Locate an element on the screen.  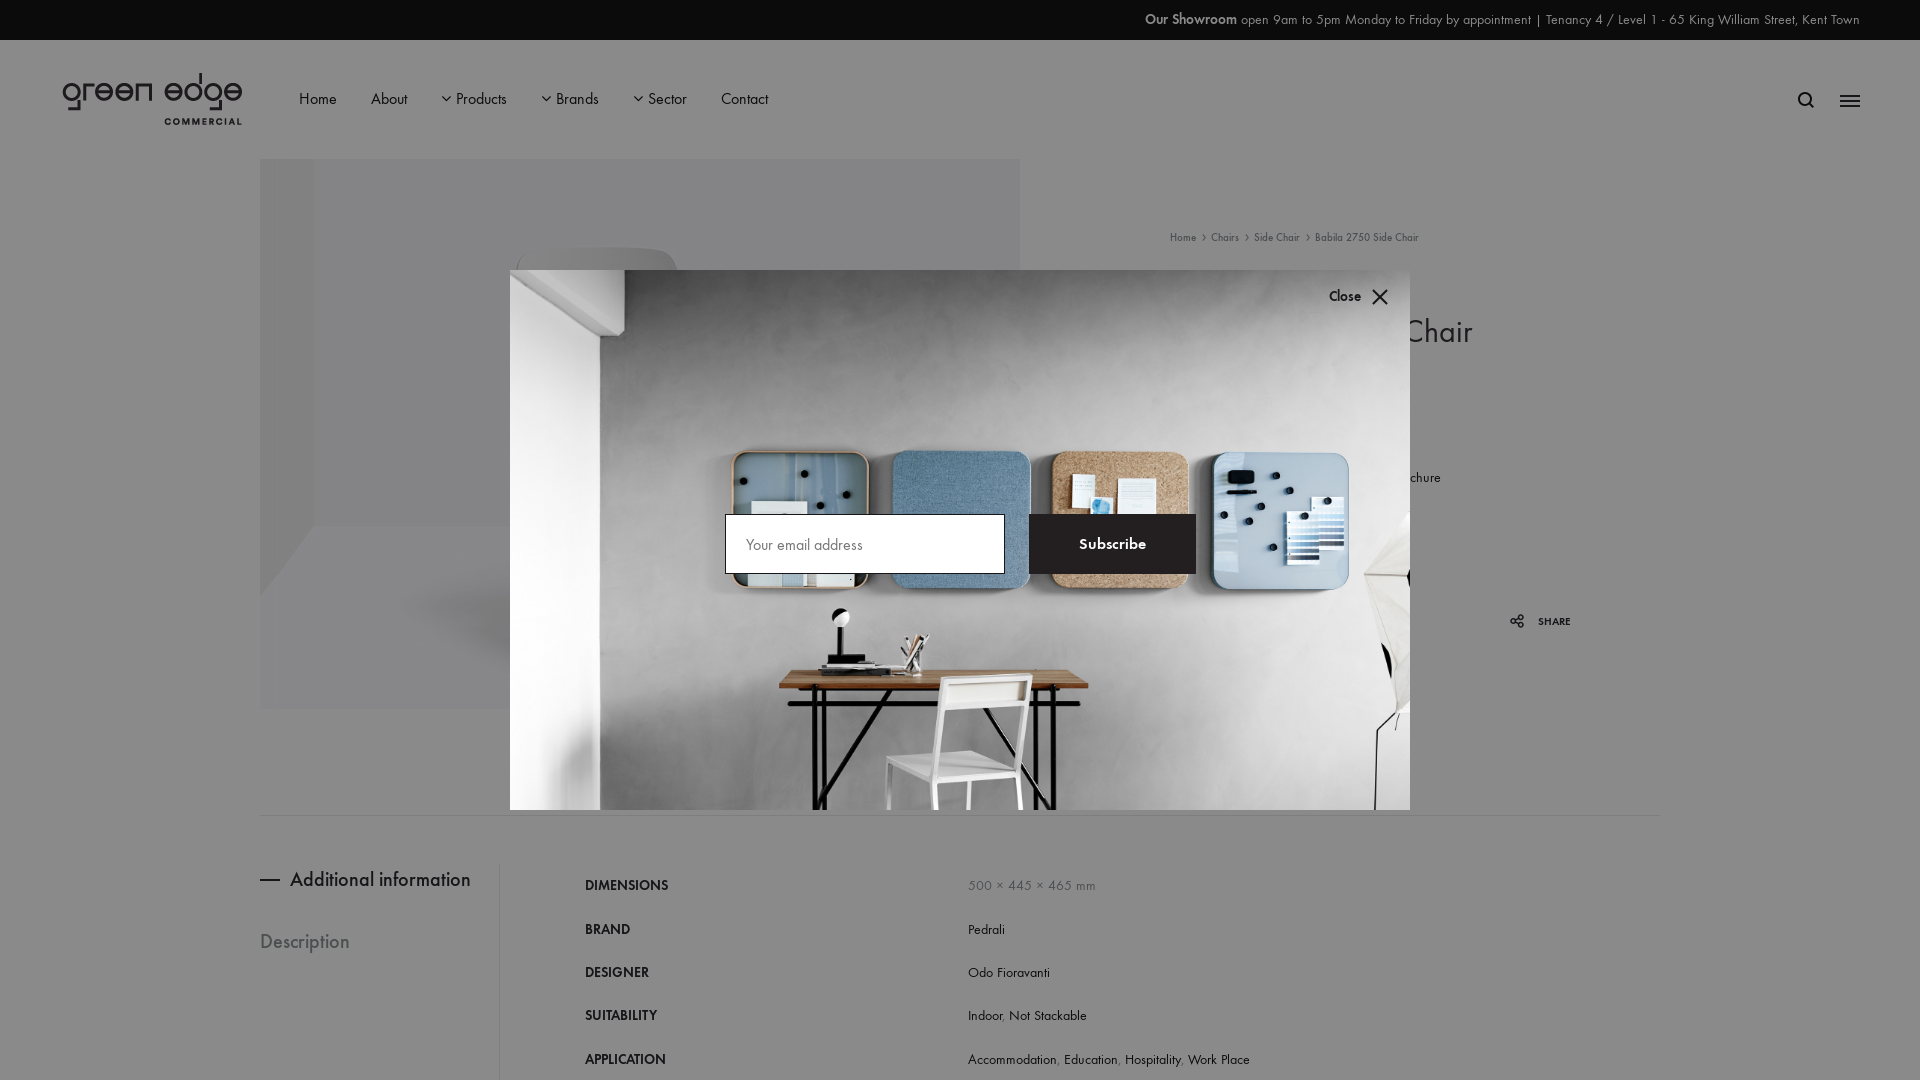
'Description' is located at coordinates (349, 941).